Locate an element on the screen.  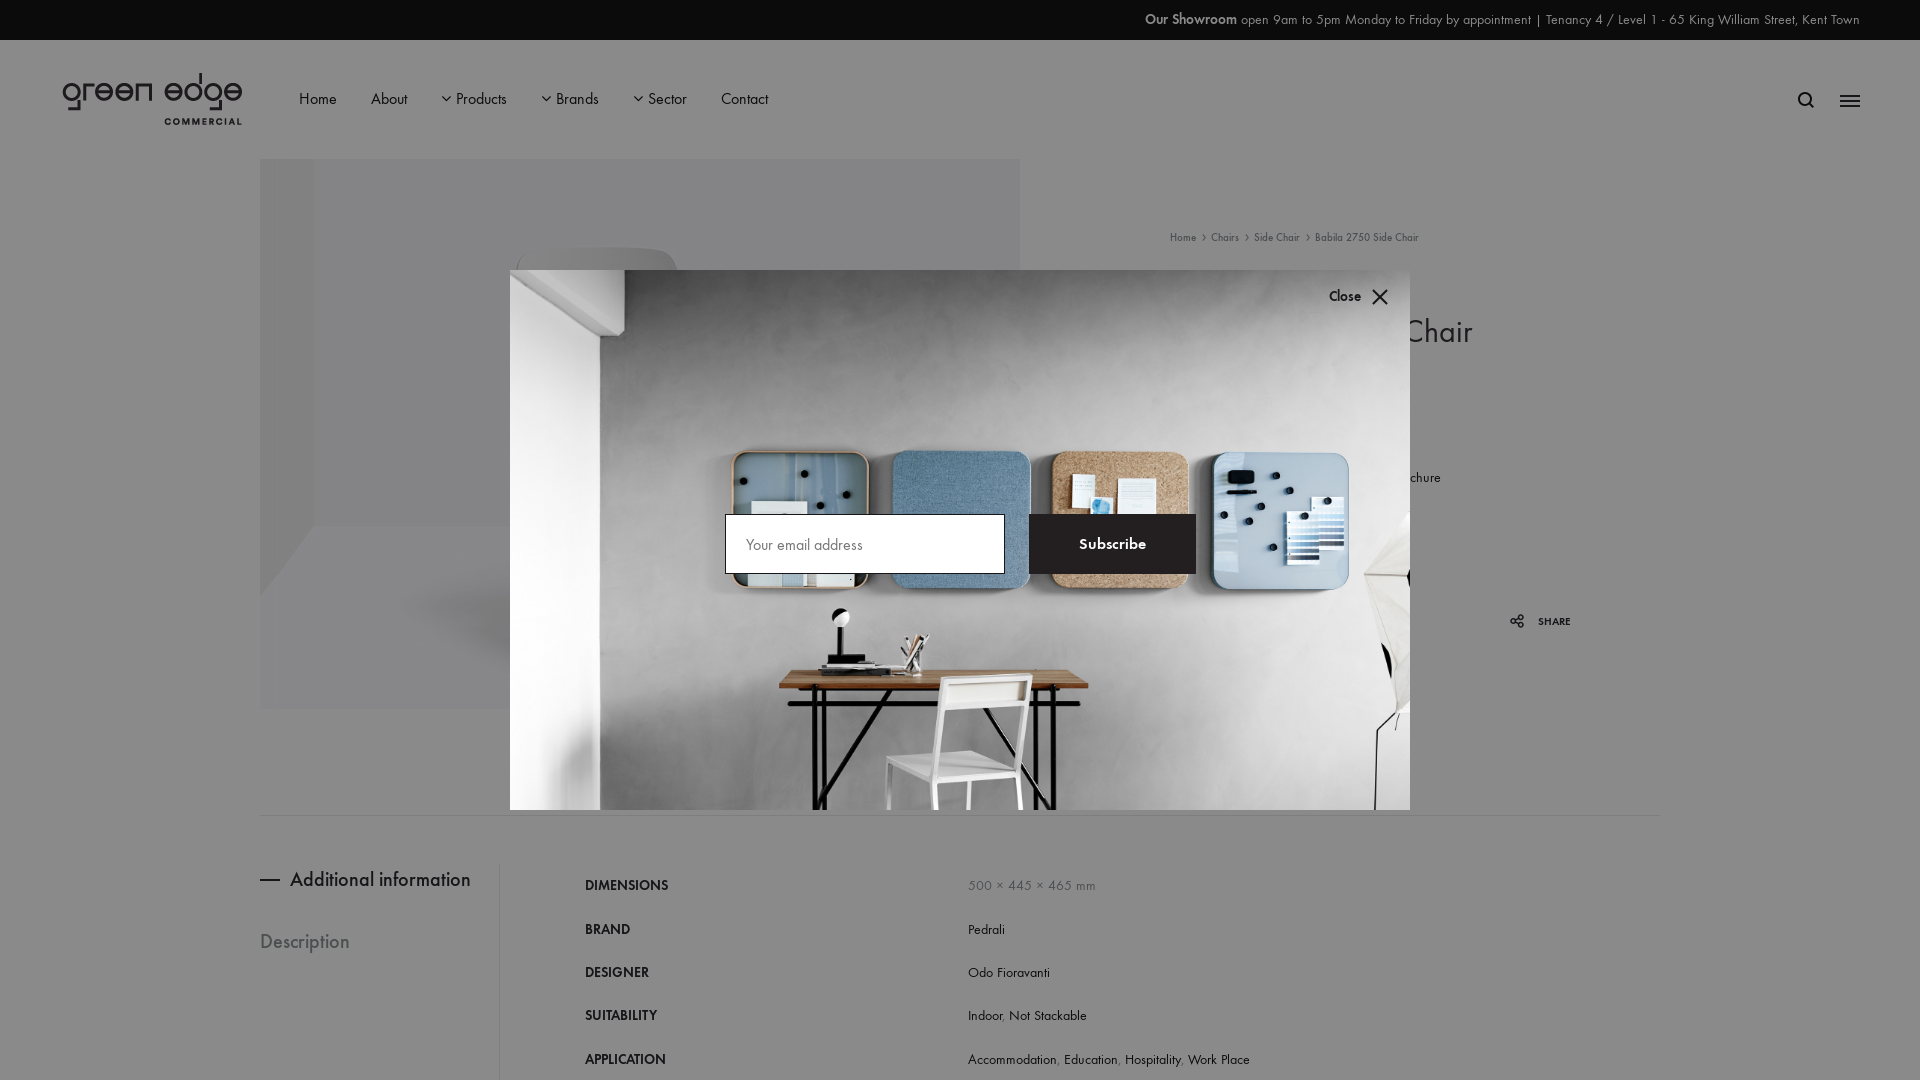
'Description' is located at coordinates (349, 941).